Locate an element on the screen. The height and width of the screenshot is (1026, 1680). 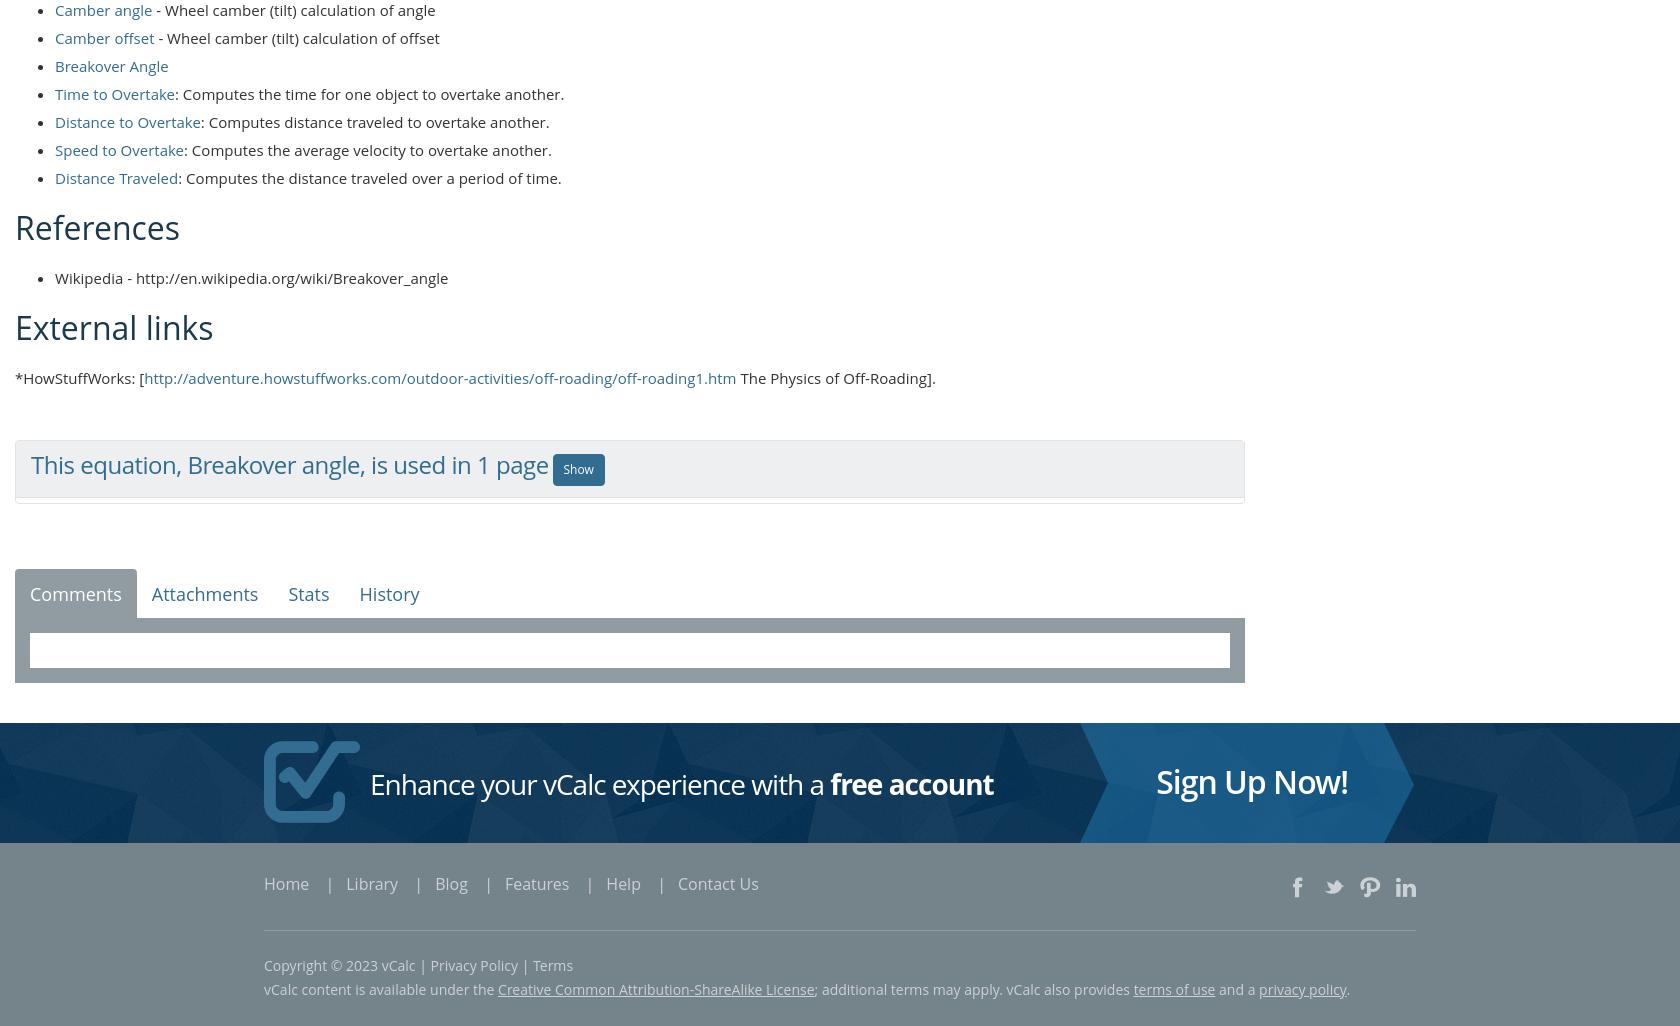
'Terms' is located at coordinates (553, 964).